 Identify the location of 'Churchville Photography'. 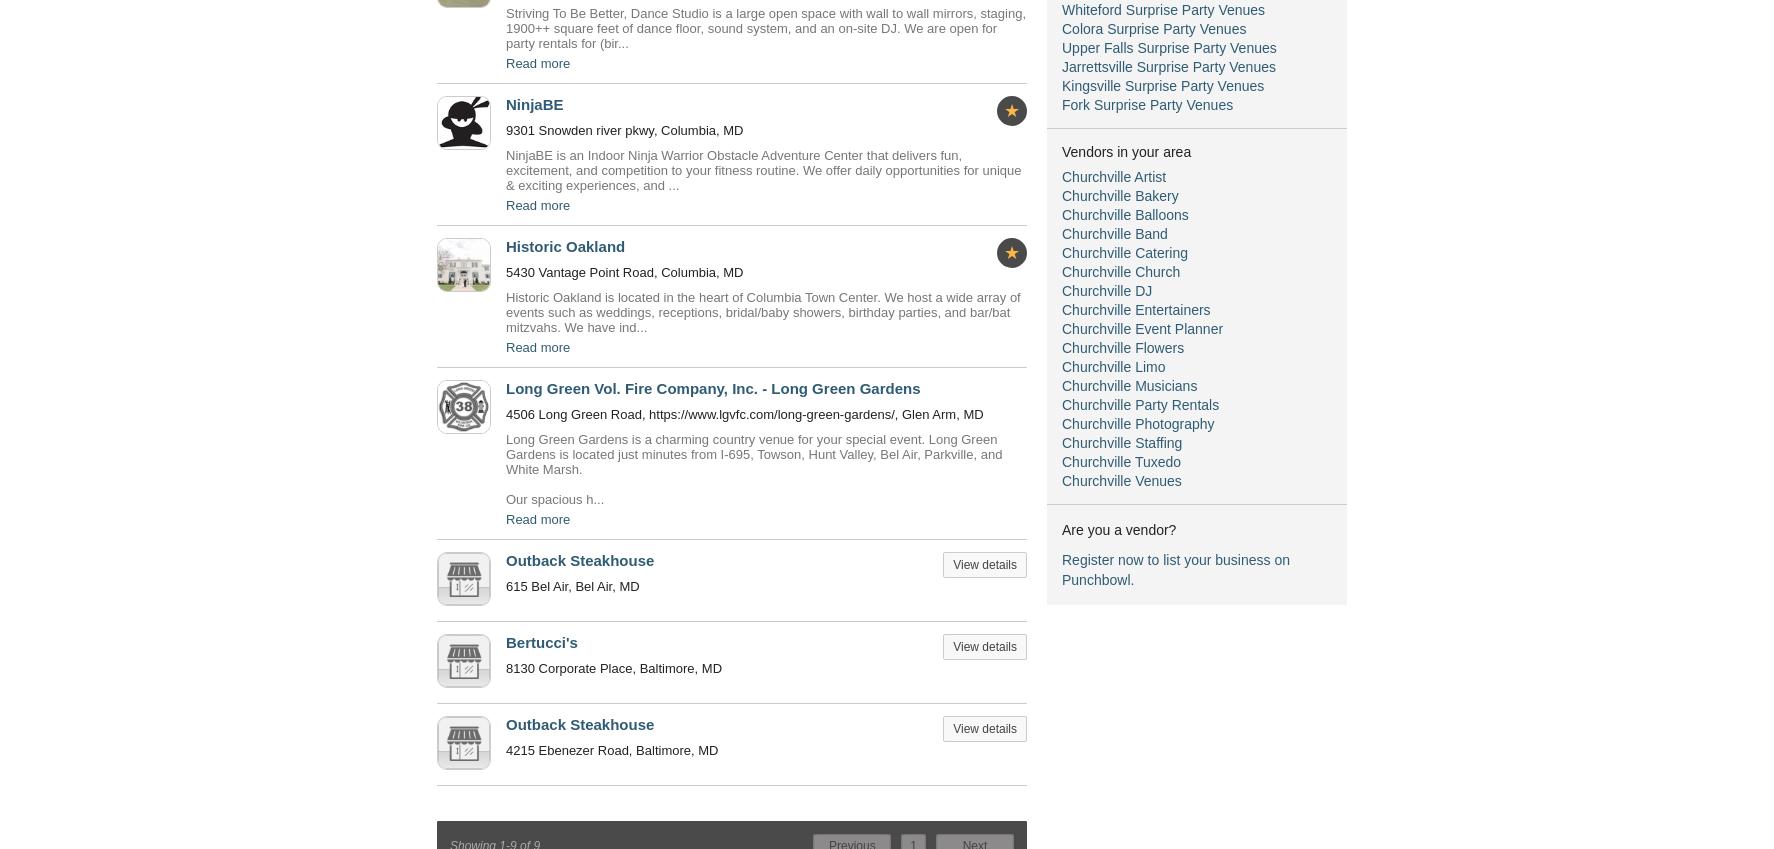
(1061, 422).